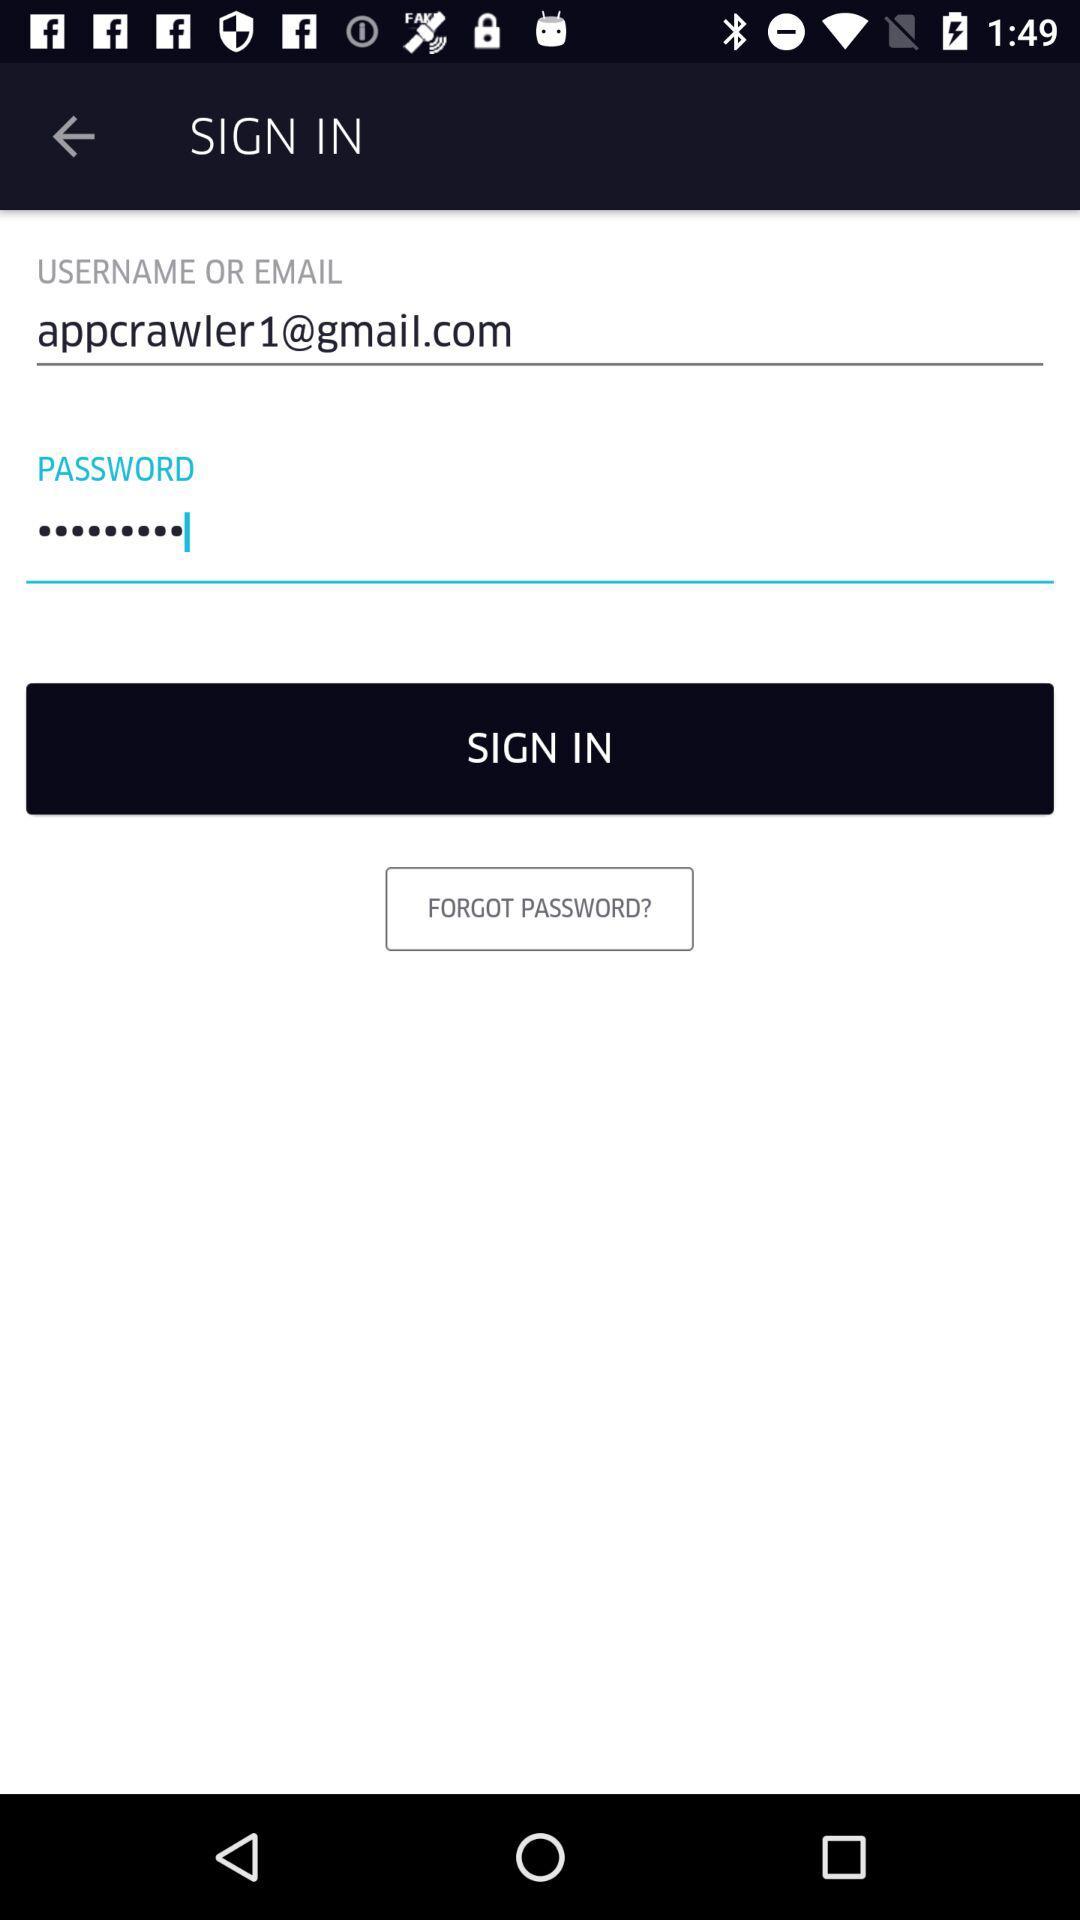 Image resolution: width=1080 pixels, height=1920 pixels. Describe the element at coordinates (540, 537) in the screenshot. I see `the item below the password icon` at that location.